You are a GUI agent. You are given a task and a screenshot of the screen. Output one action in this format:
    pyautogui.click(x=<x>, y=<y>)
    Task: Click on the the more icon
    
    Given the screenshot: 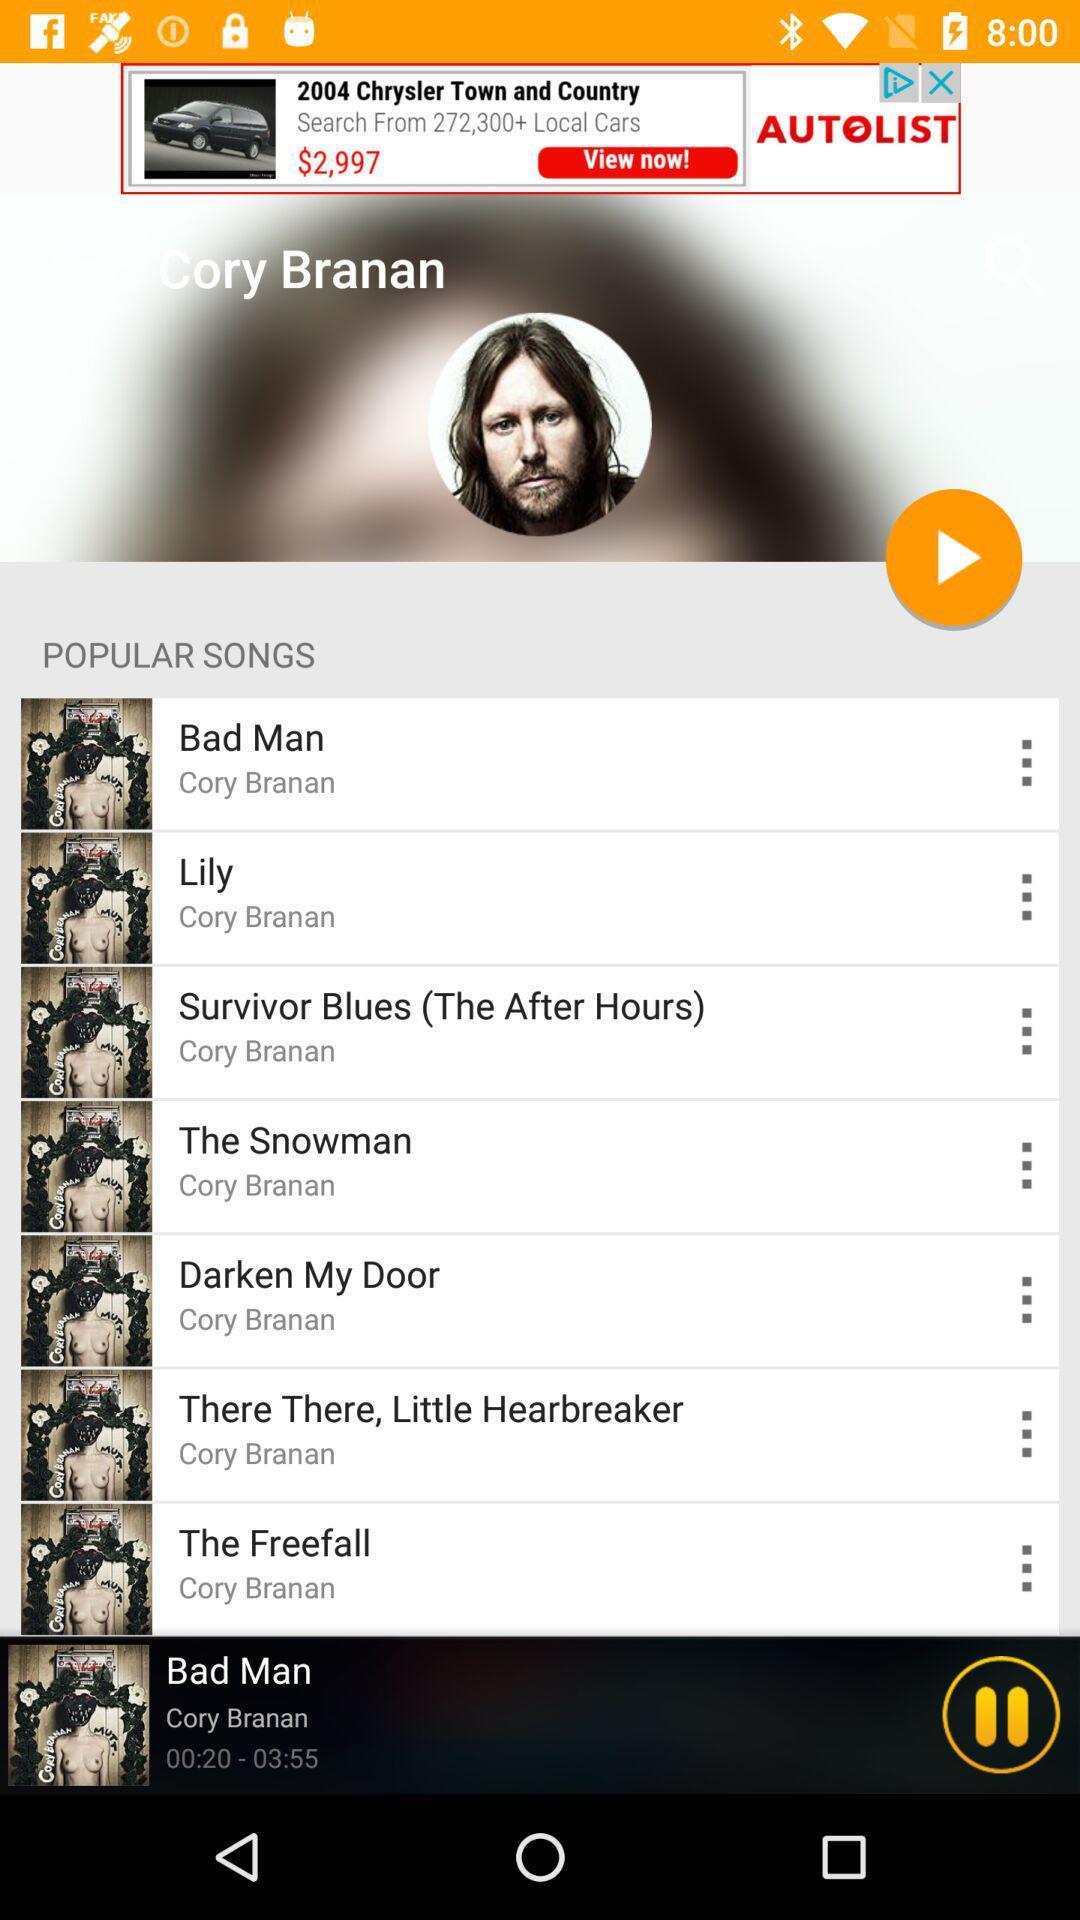 What is the action you would take?
    pyautogui.click(x=1027, y=1300)
    